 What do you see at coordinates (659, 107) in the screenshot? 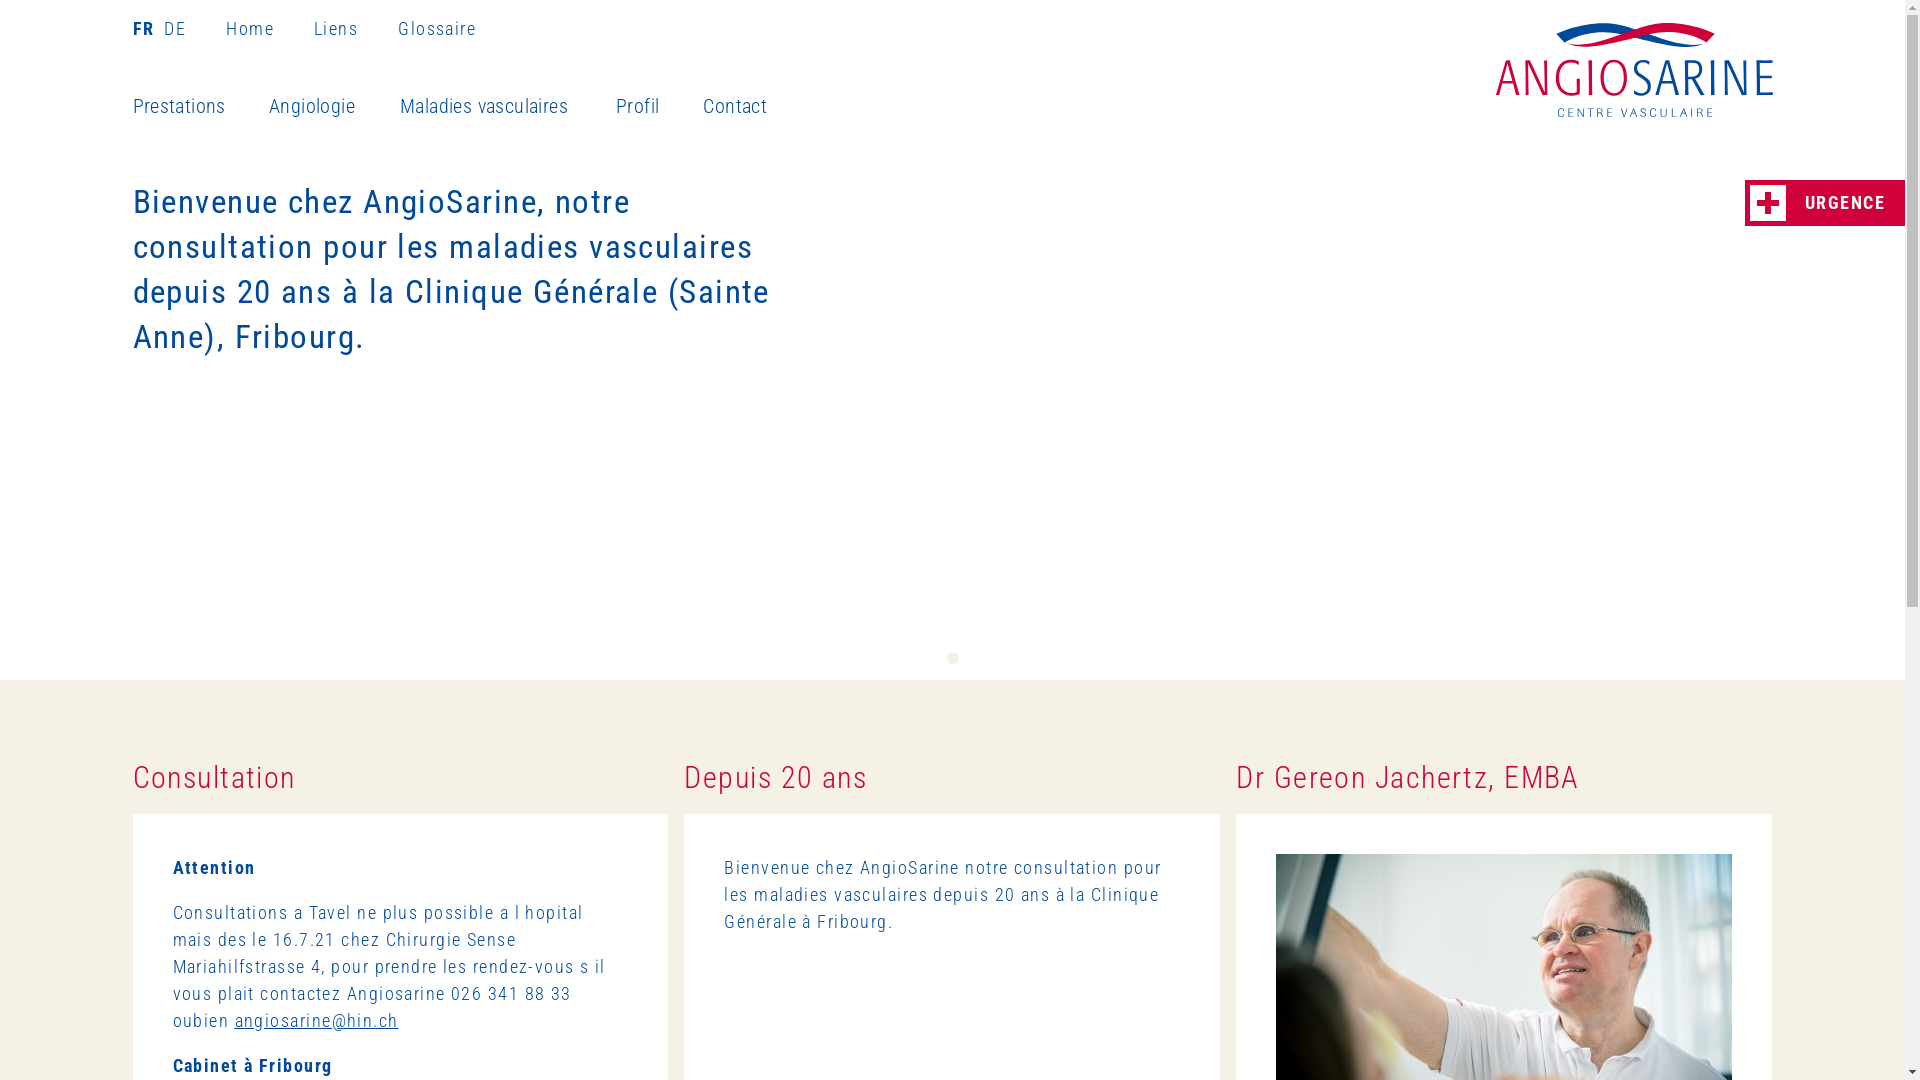
I see `'Profil'` at bounding box center [659, 107].